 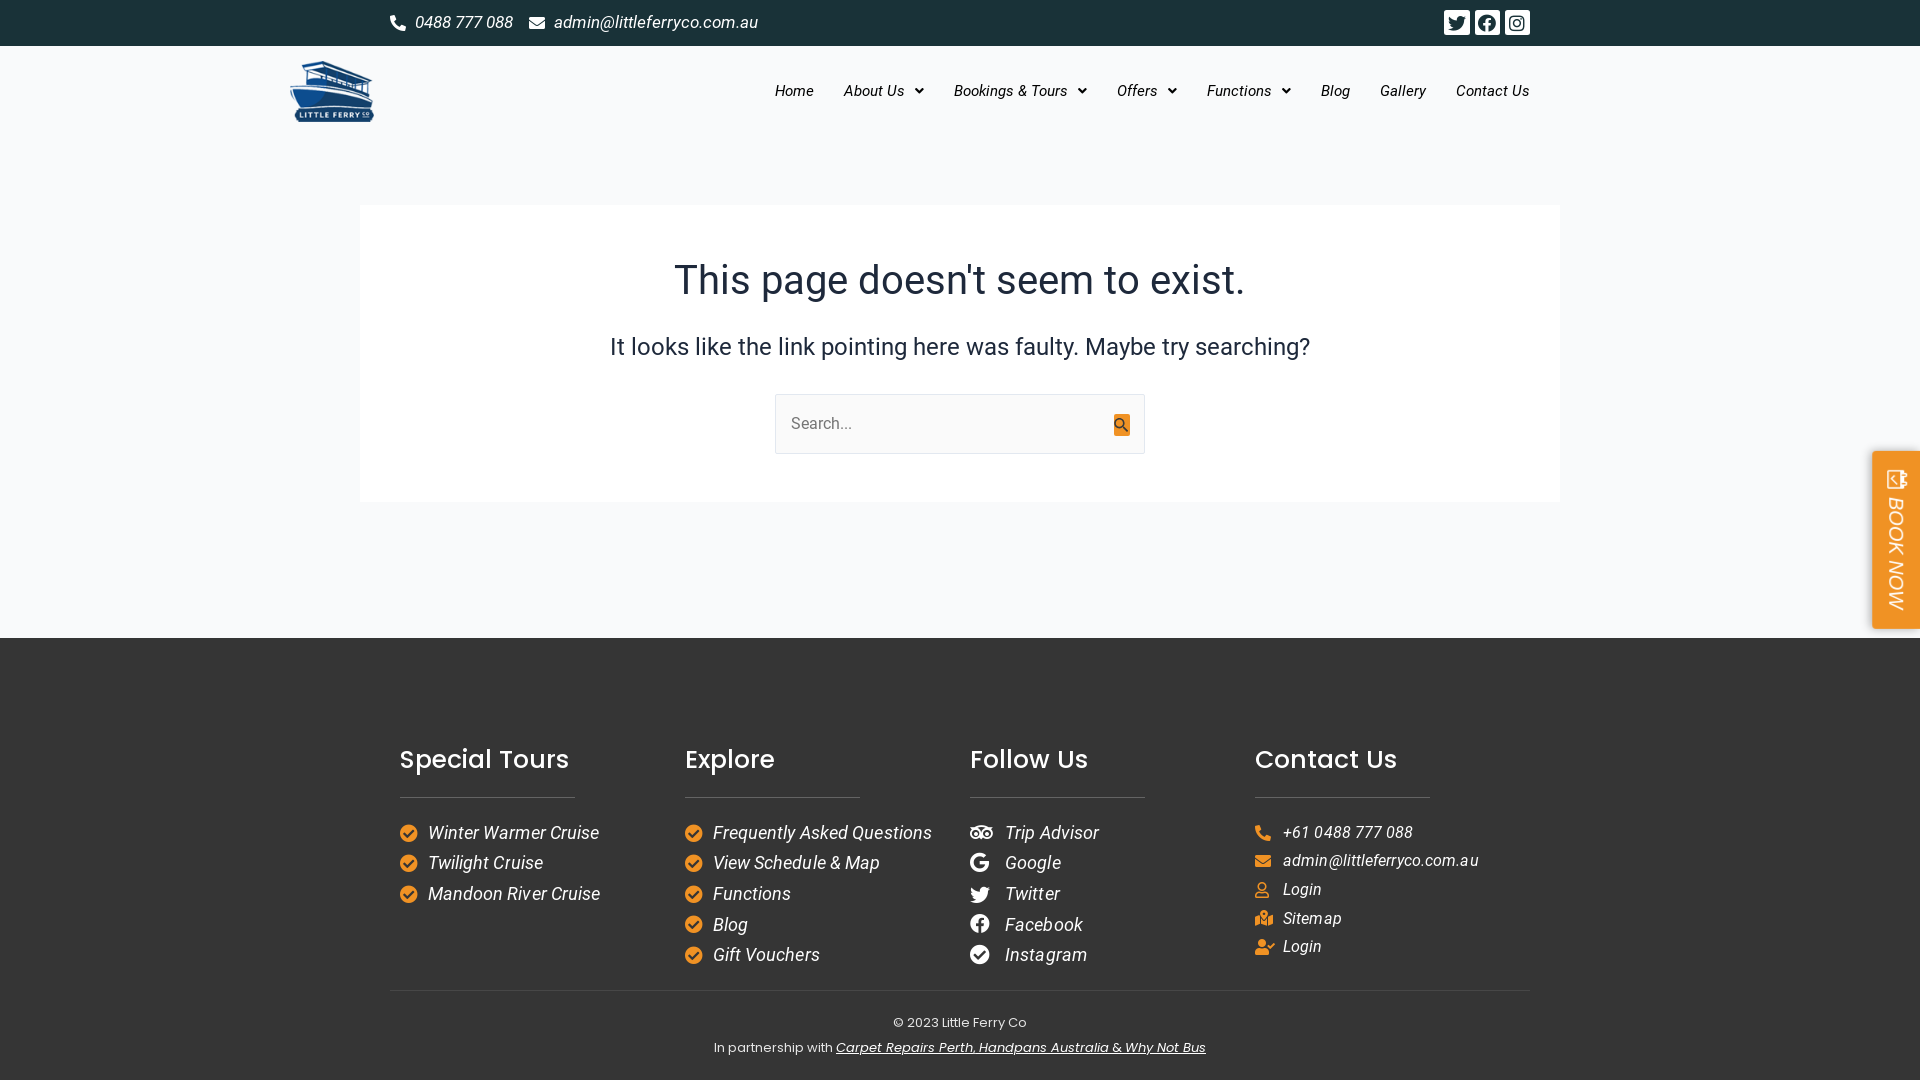 What do you see at coordinates (1124, 1046) in the screenshot?
I see `'Why Not Bus'` at bounding box center [1124, 1046].